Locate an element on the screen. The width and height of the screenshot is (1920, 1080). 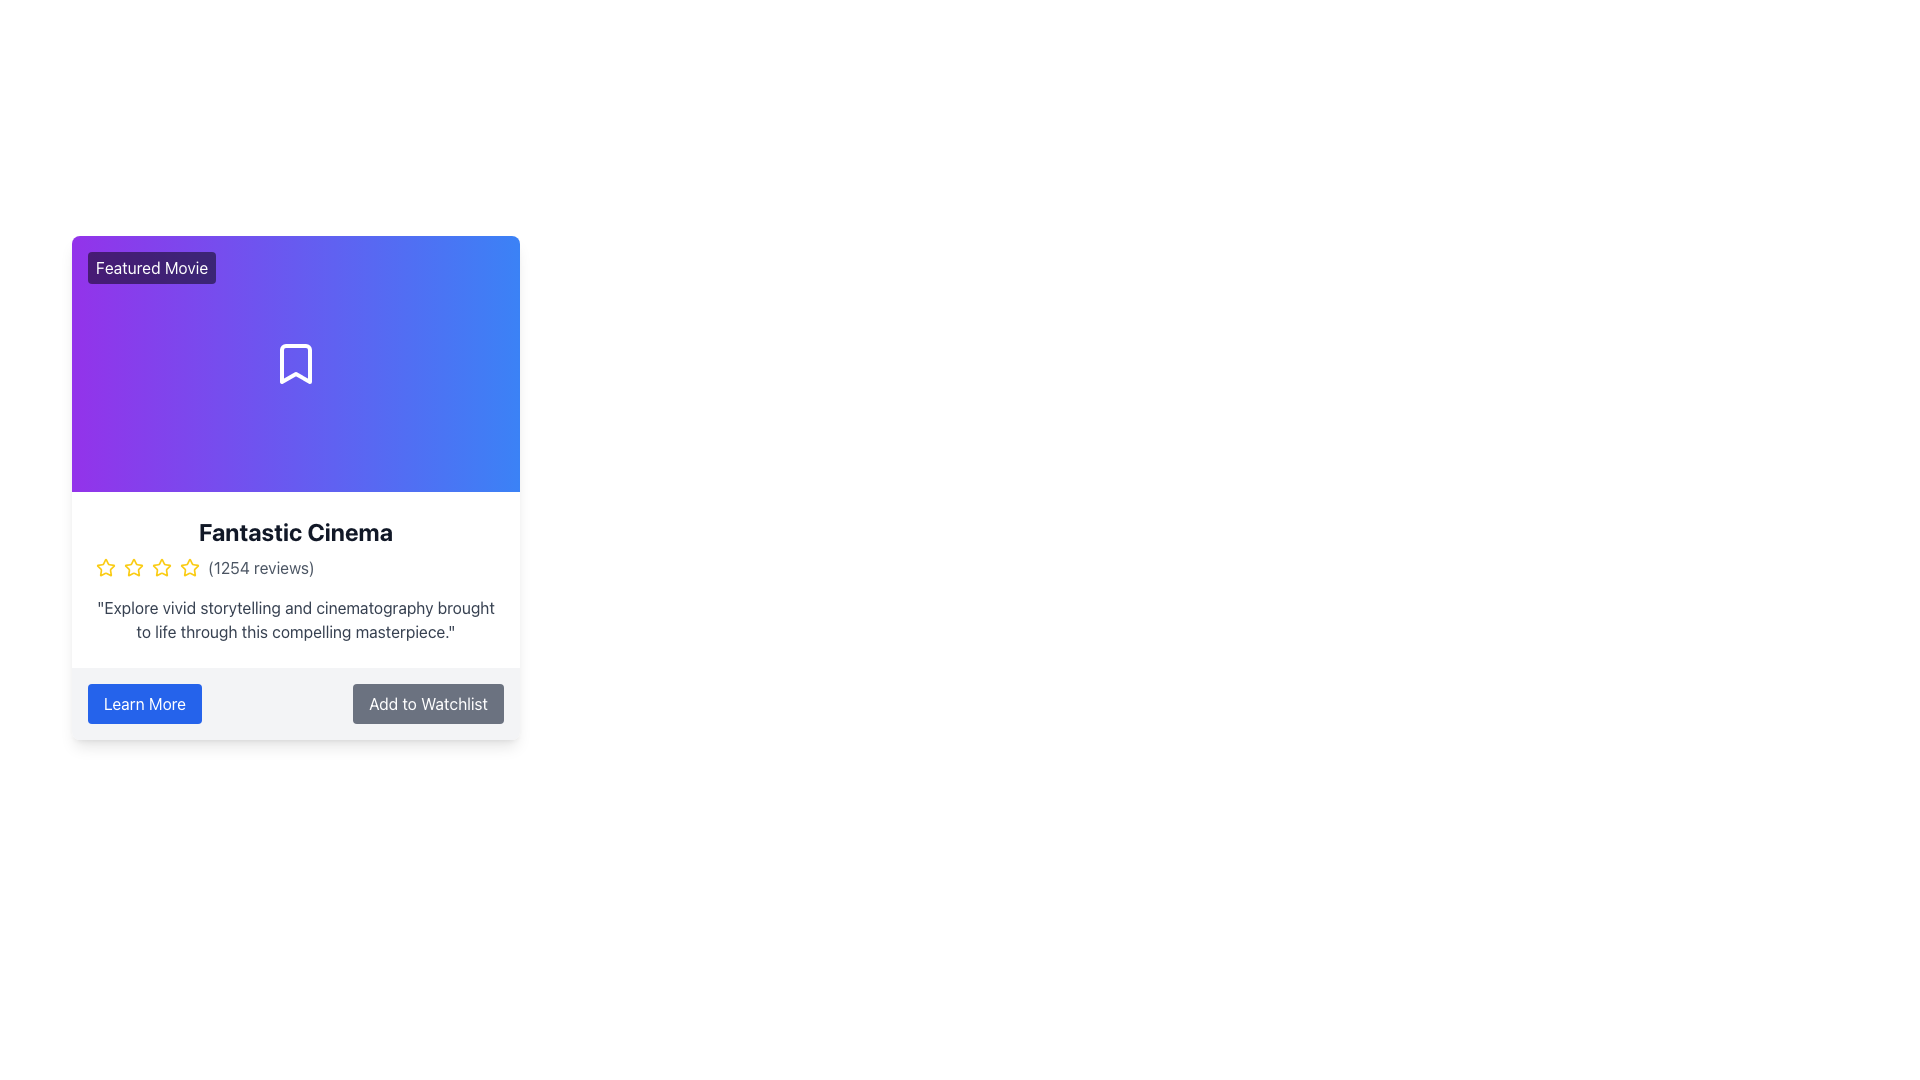
the third yellow star-shaped icon to rate it in the star rating system for 'Fantastic Cinema' is located at coordinates (133, 567).